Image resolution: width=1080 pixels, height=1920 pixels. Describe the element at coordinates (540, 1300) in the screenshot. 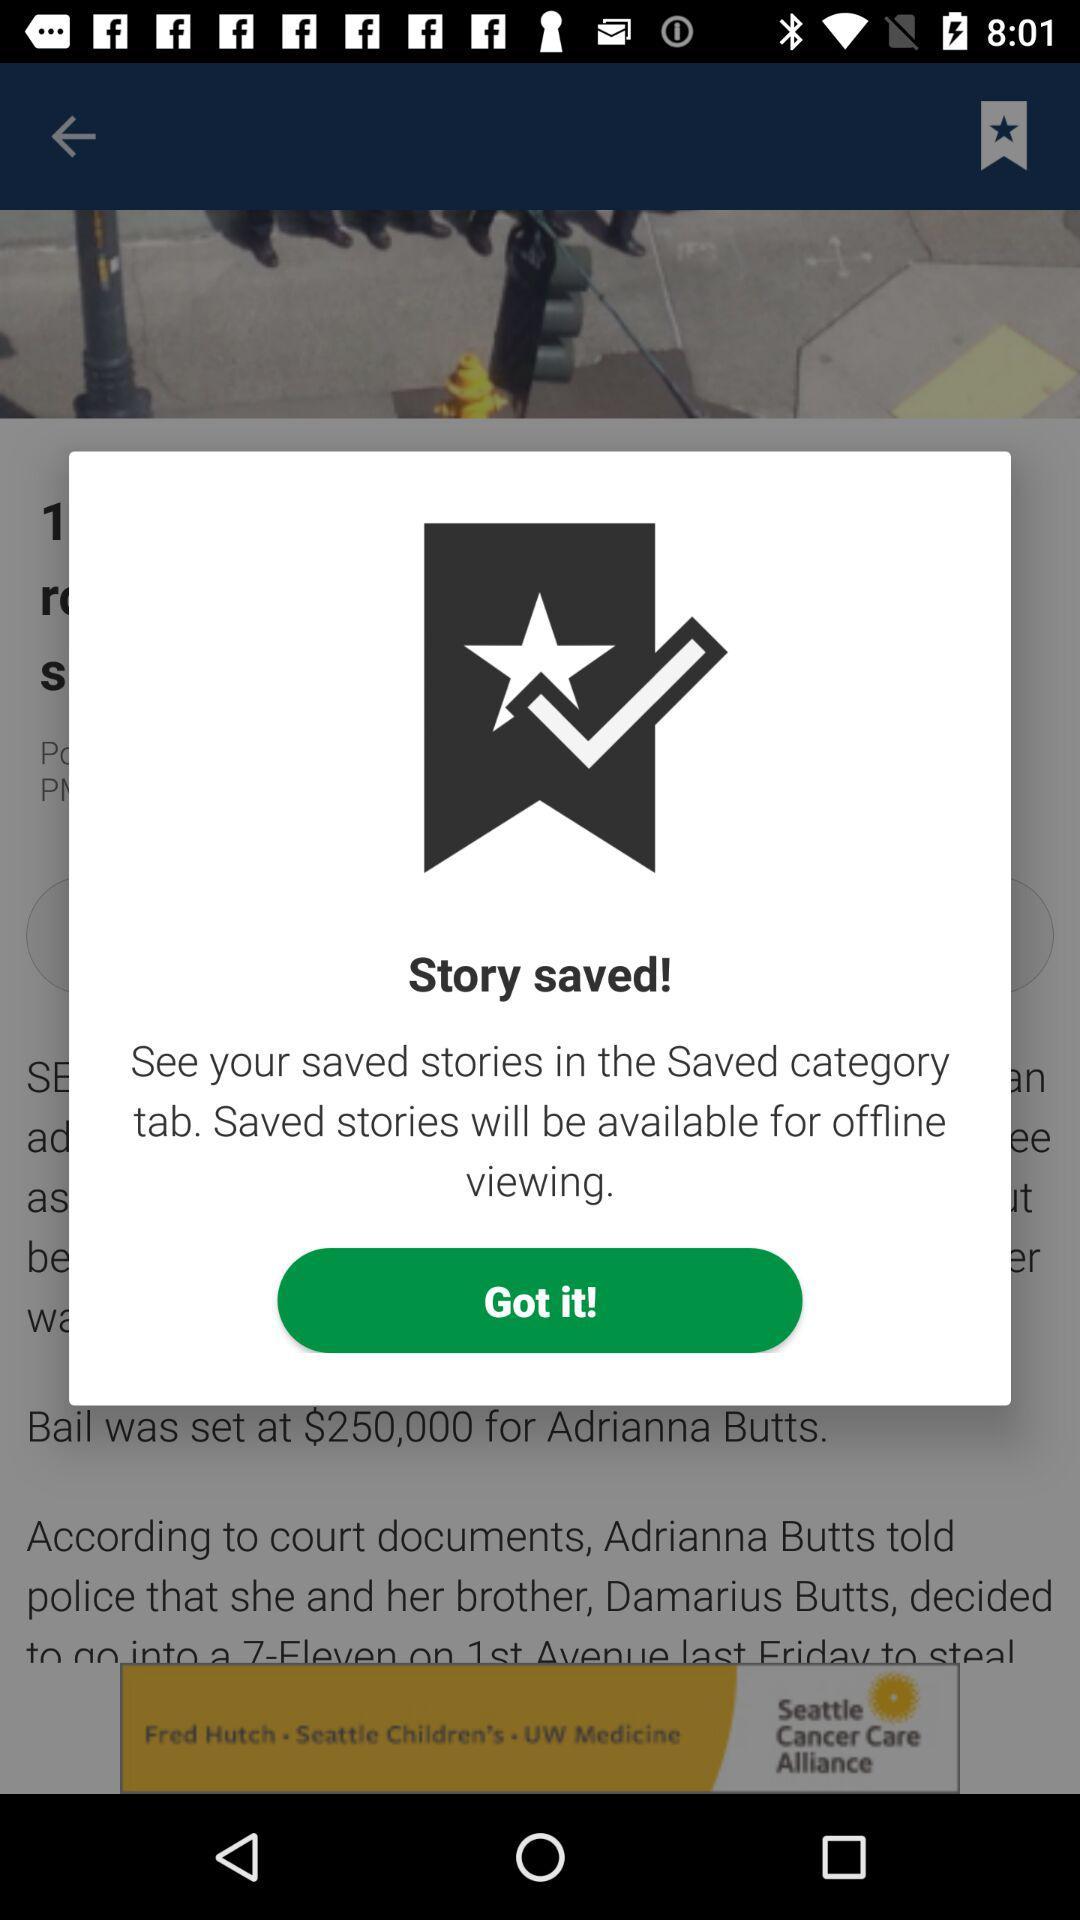

I see `the item below see your saved item` at that location.